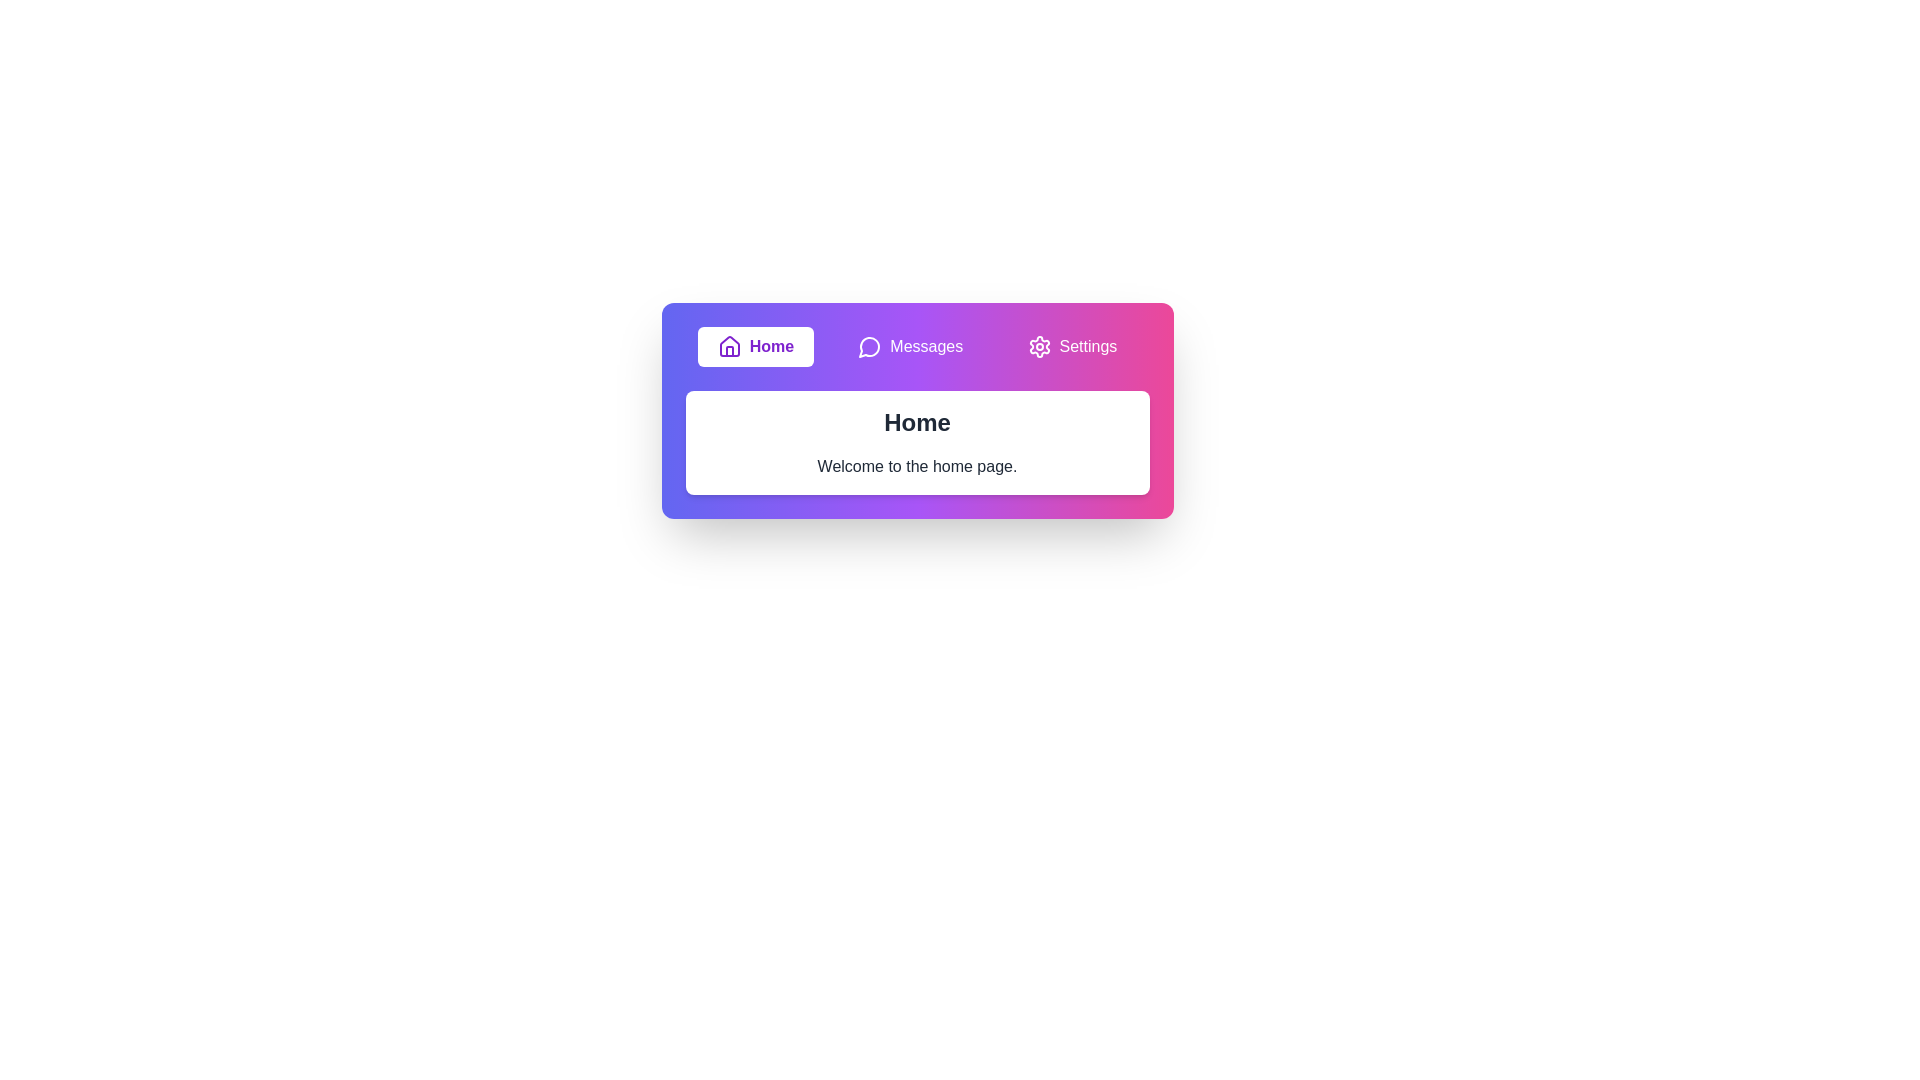 The width and height of the screenshot is (1920, 1080). What do you see at coordinates (754, 346) in the screenshot?
I see `the 'Home' button, which is a rectangular button with rounded corners, featuring a white background and purple text, located at the top-left corner of the gradient background card` at bounding box center [754, 346].